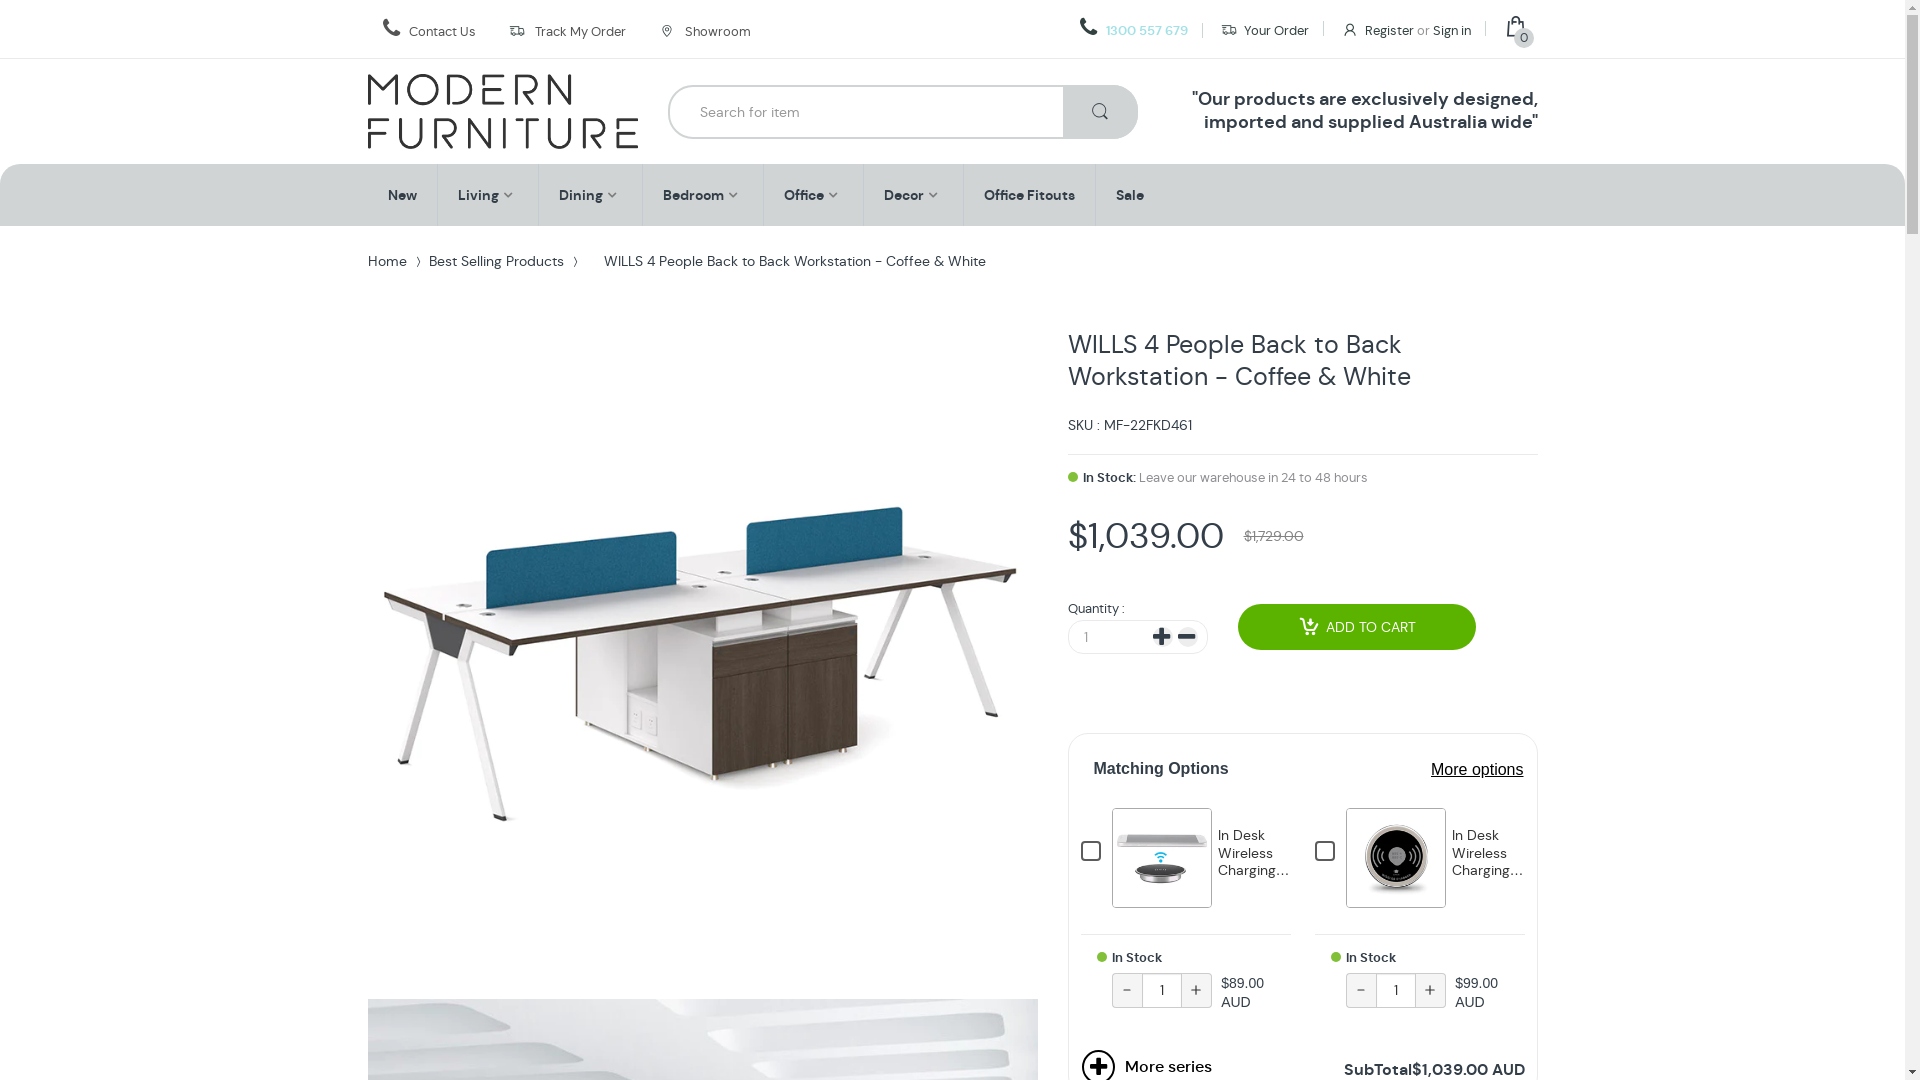 The height and width of the screenshot is (1080, 1920). I want to click on 'Office Fitouts', so click(983, 195).